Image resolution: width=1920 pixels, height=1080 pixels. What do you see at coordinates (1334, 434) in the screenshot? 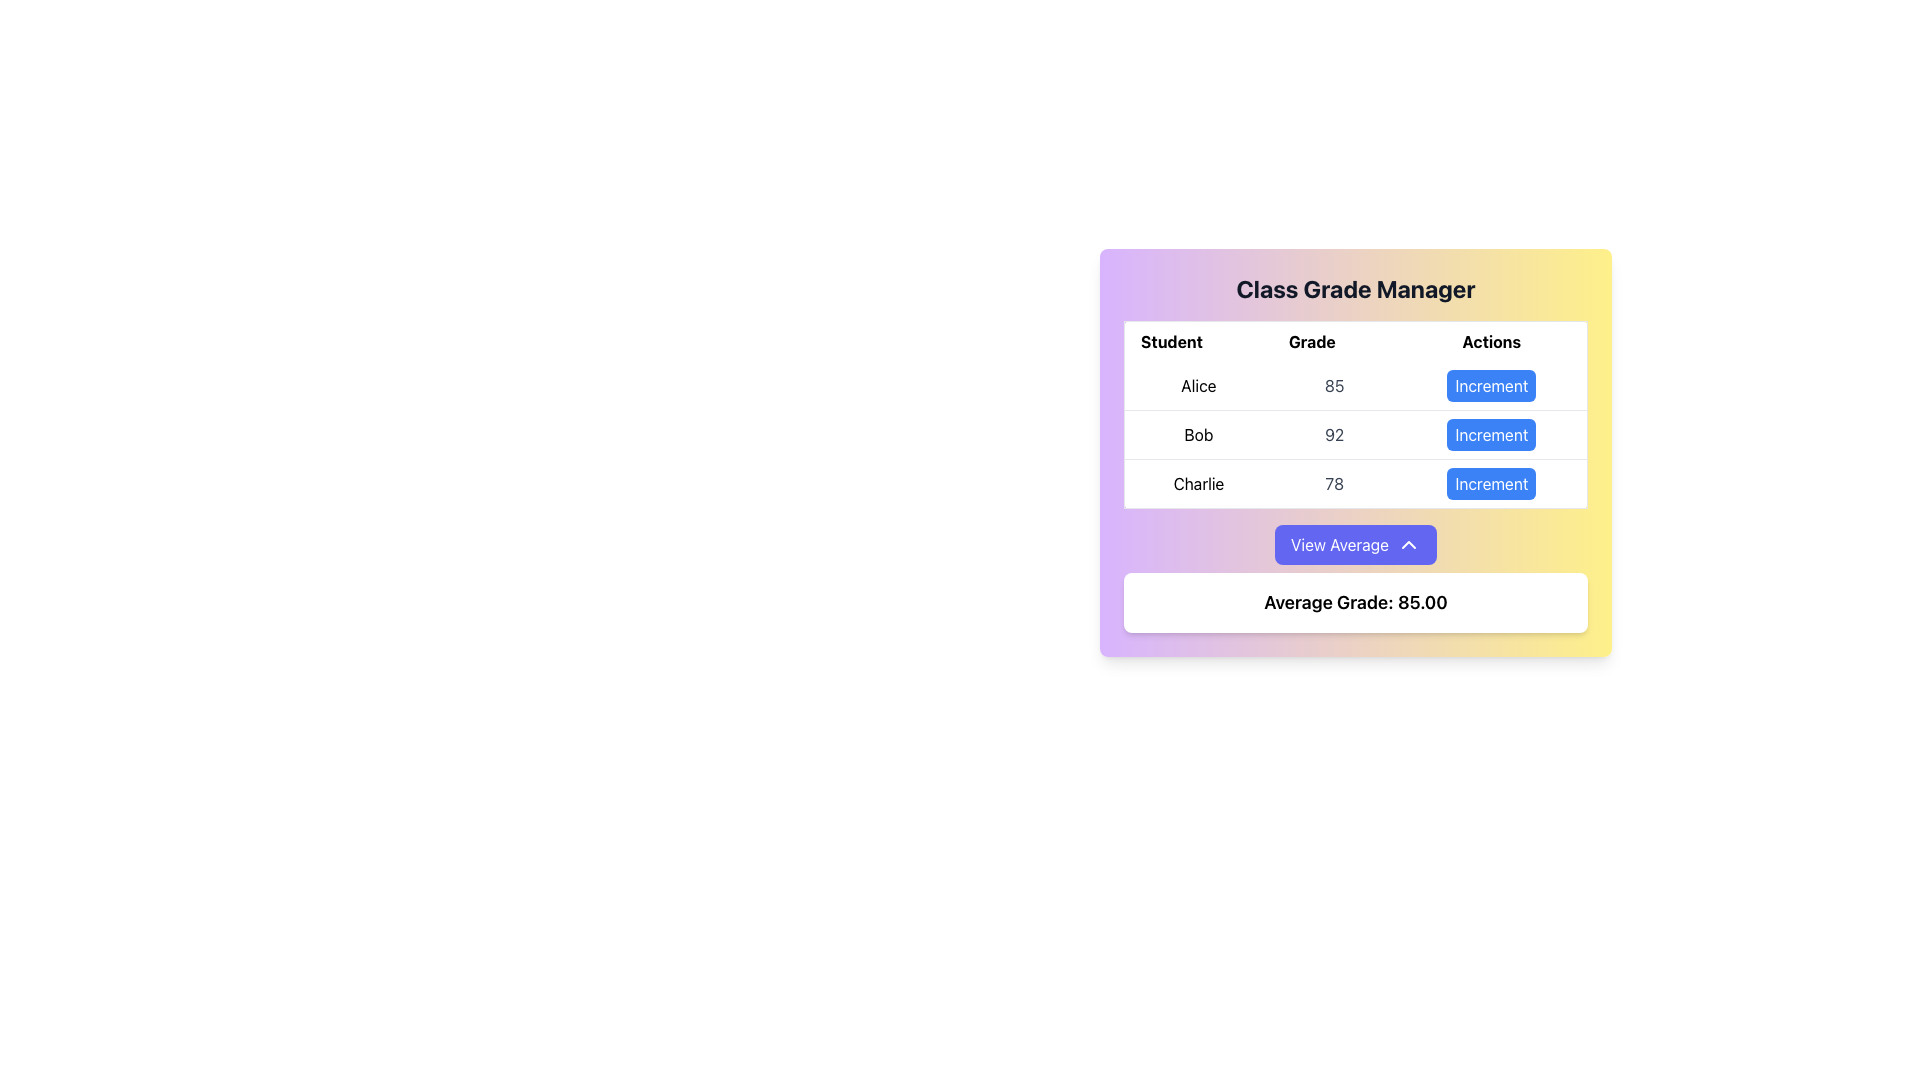
I see `the static Text label displaying the grade value (92) for student 'Bob', located between the 'Bob' entry and the 'Increment' button in the table layout` at bounding box center [1334, 434].